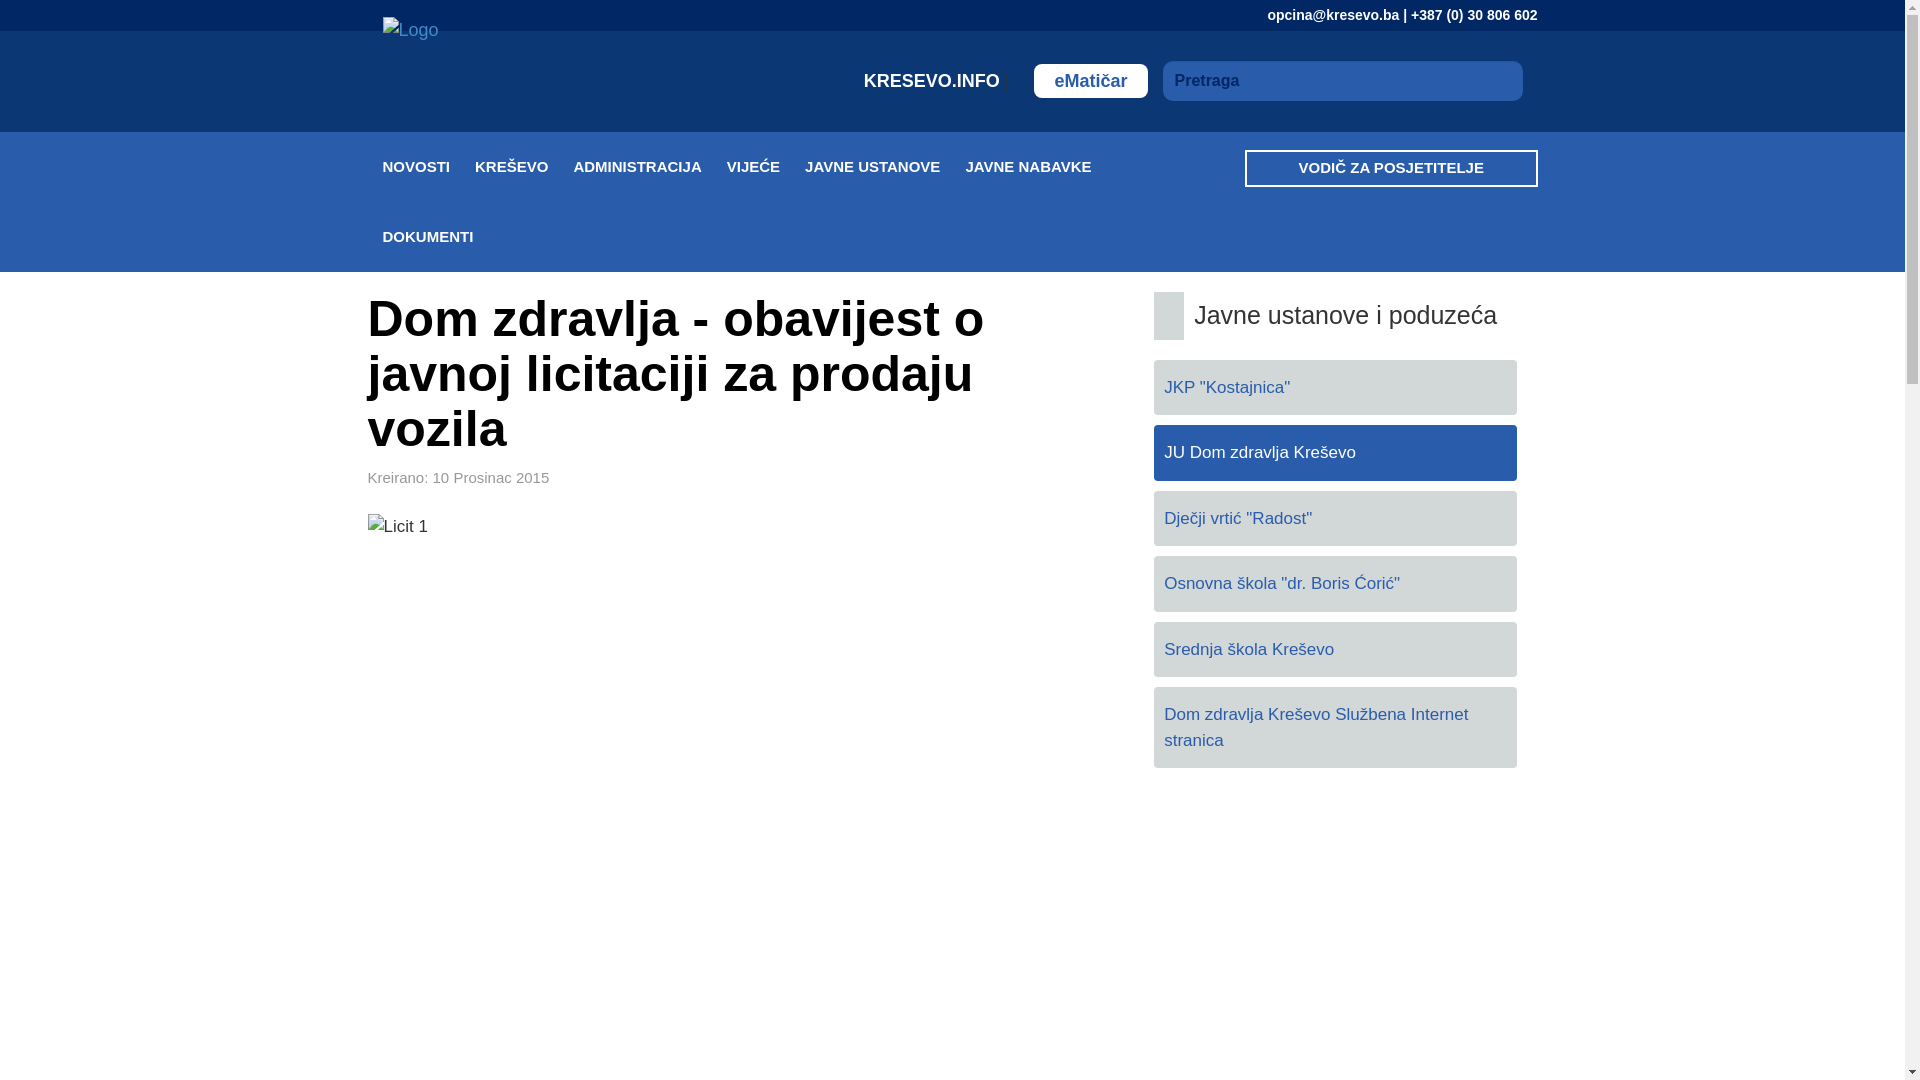 The height and width of the screenshot is (1080, 1920). Describe the element at coordinates (439, 235) in the screenshot. I see `'DOKUMENTI'` at that location.